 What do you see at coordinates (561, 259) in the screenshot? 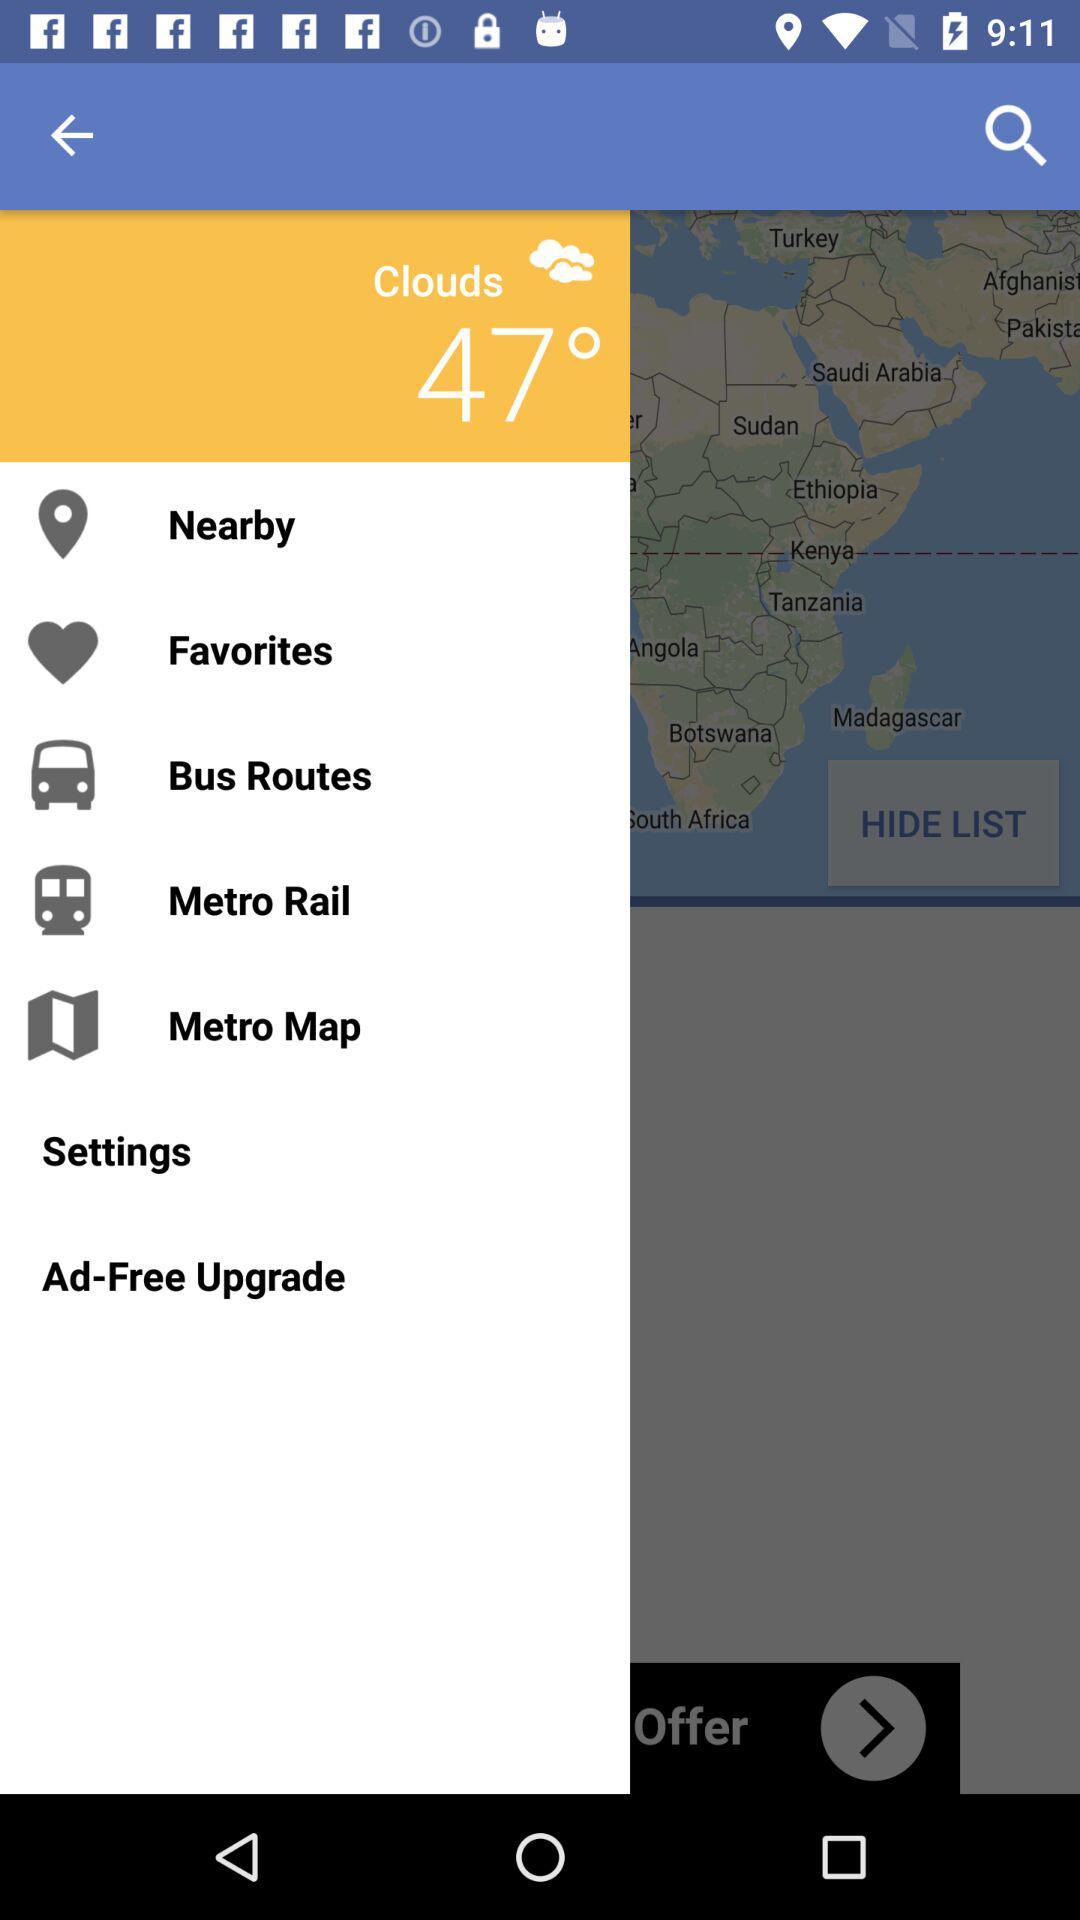
I see `icon next to the clouds` at bounding box center [561, 259].